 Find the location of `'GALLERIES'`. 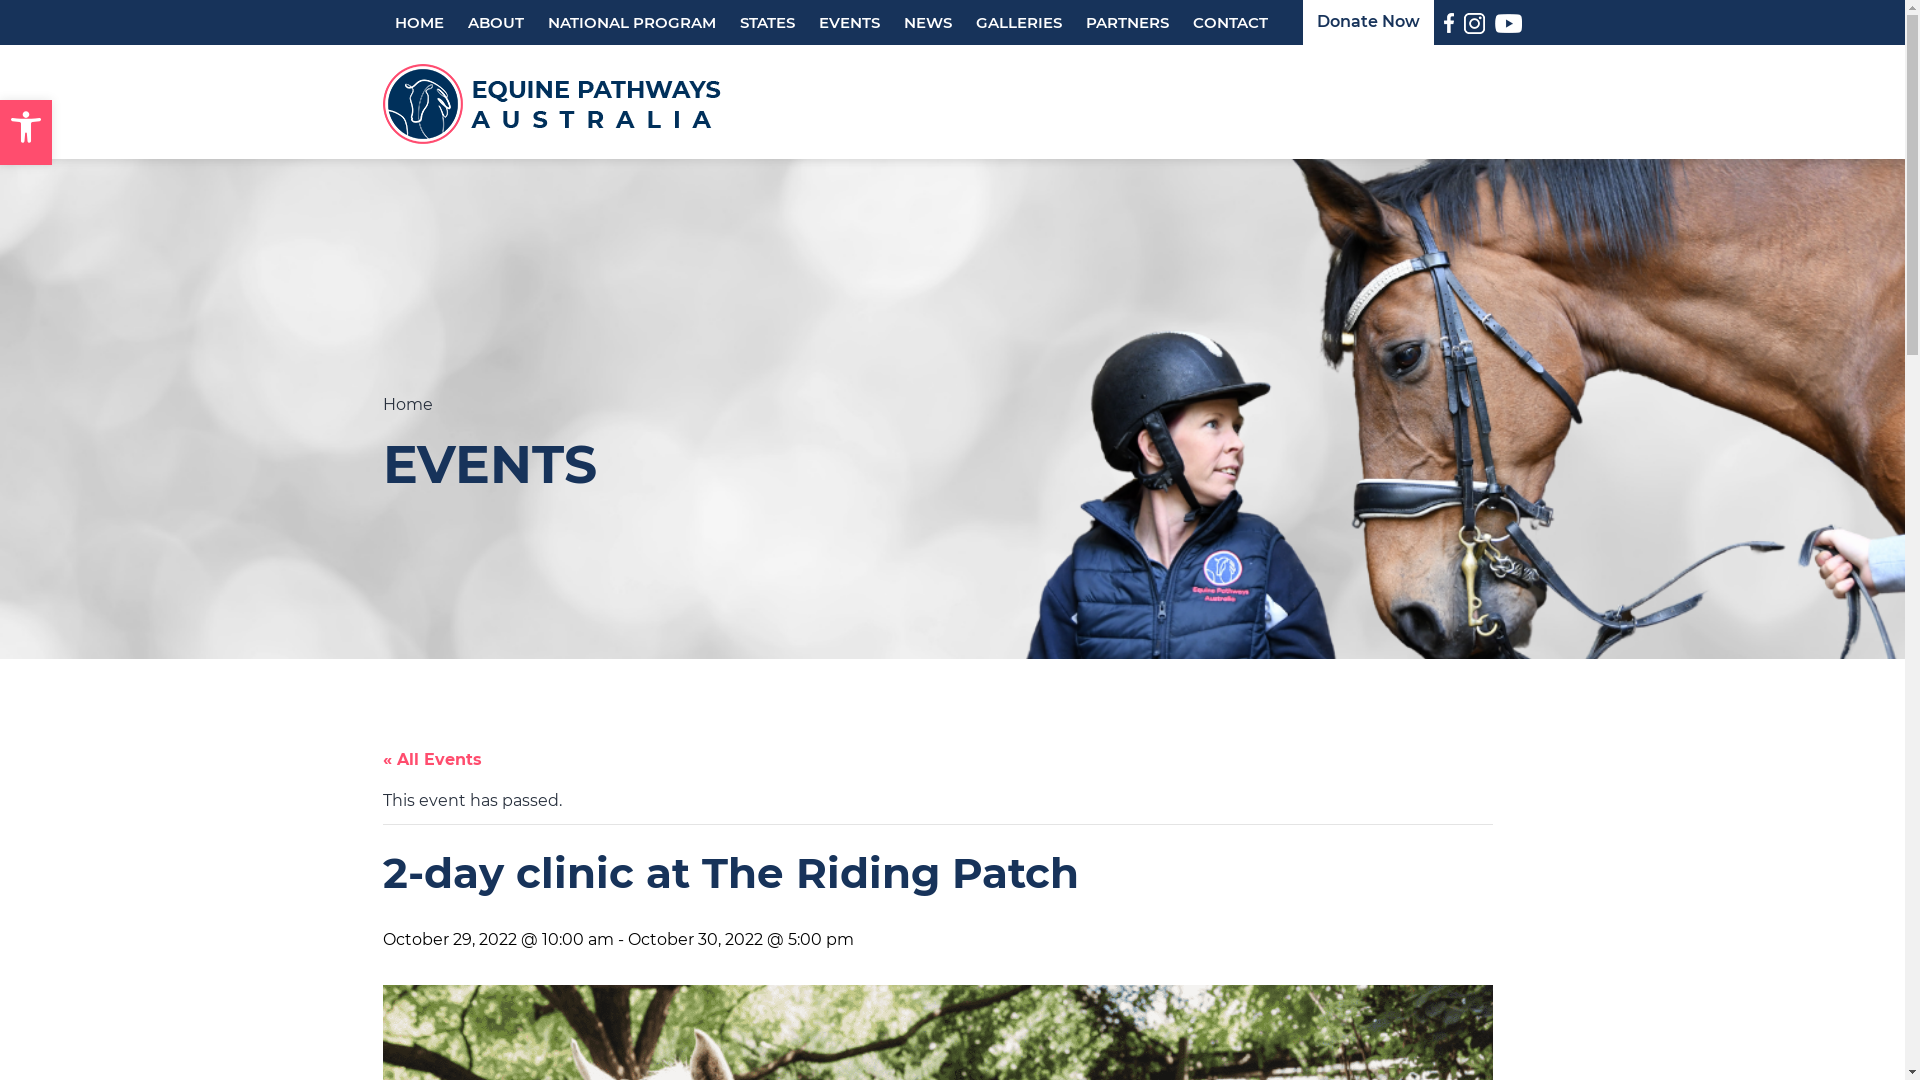

'GALLERIES' is located at coordinates (1018, 22).